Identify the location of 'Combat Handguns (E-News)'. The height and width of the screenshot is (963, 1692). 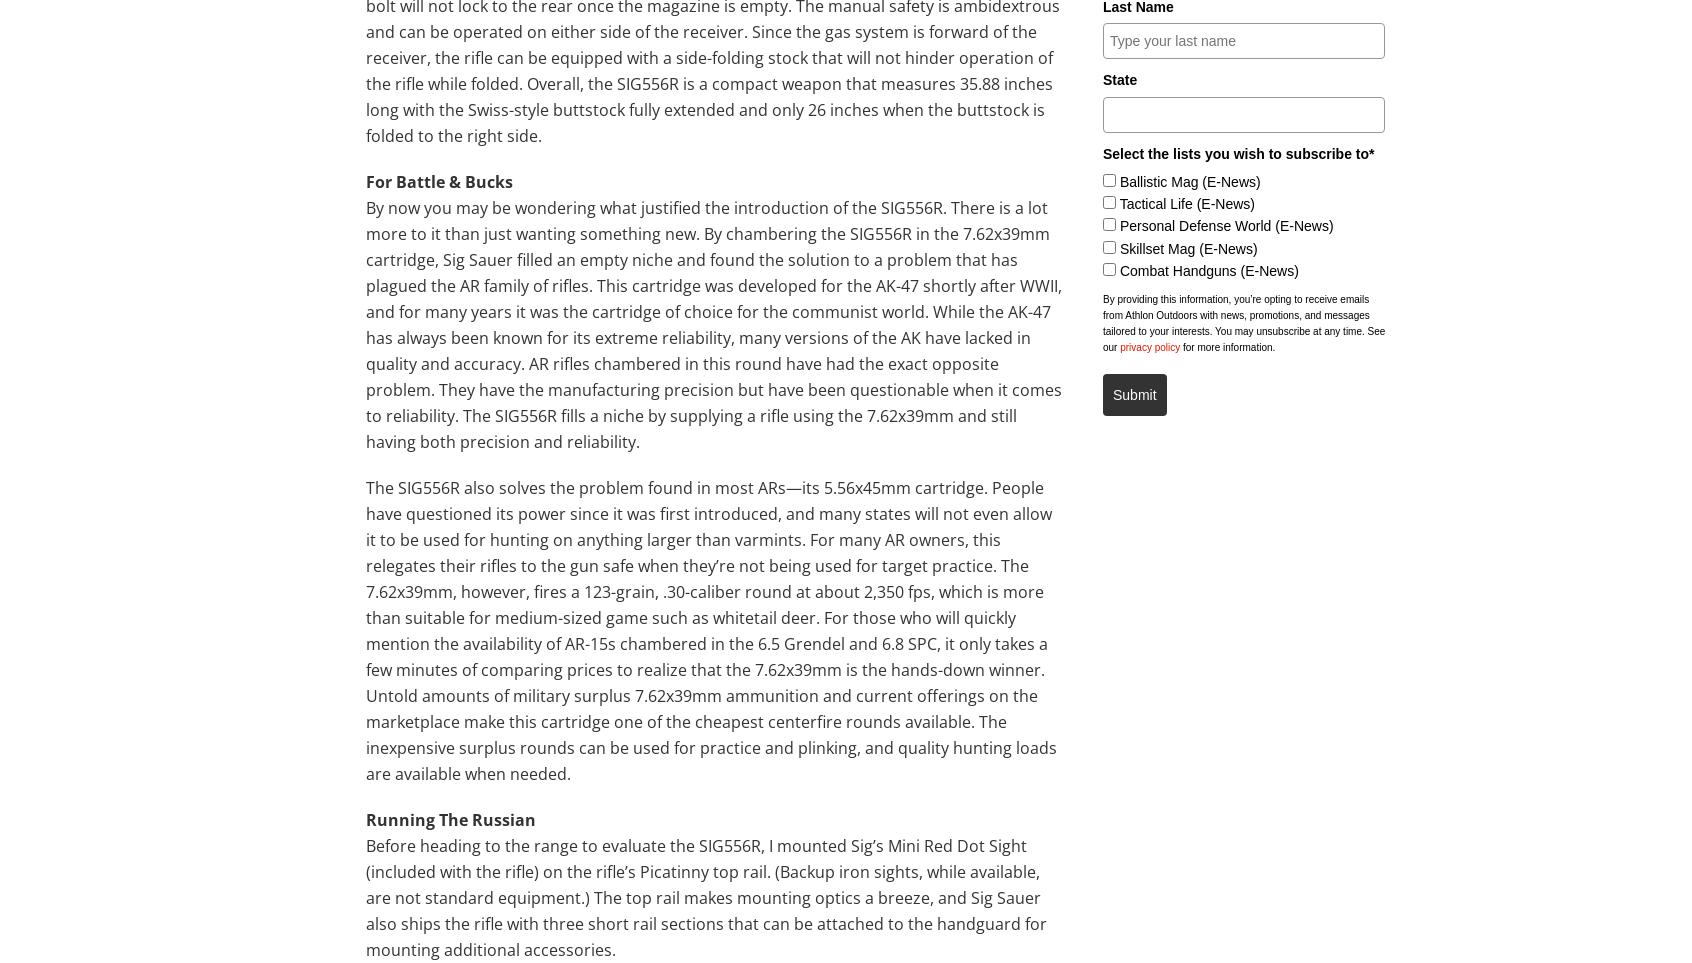
(1208, 269).